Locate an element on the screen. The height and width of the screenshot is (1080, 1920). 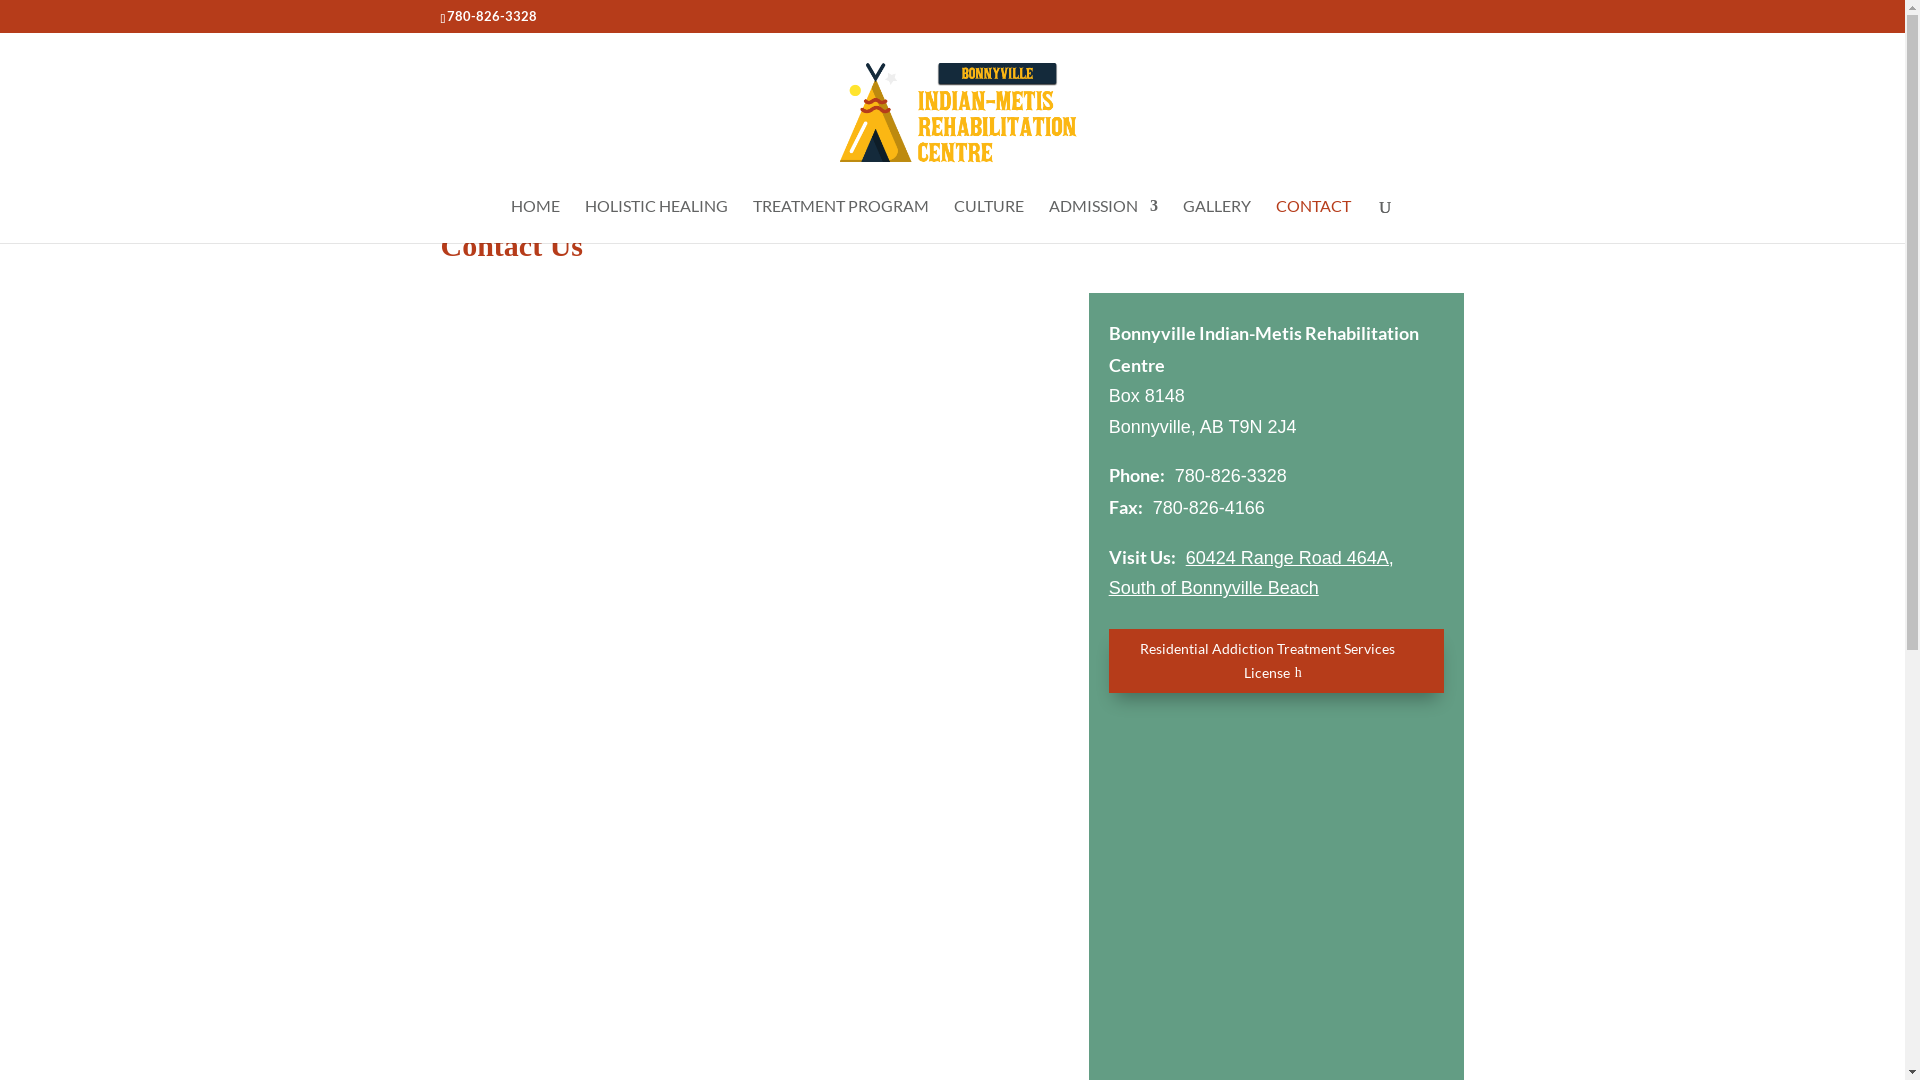
'HOME' is located at coordinates (535, 220).